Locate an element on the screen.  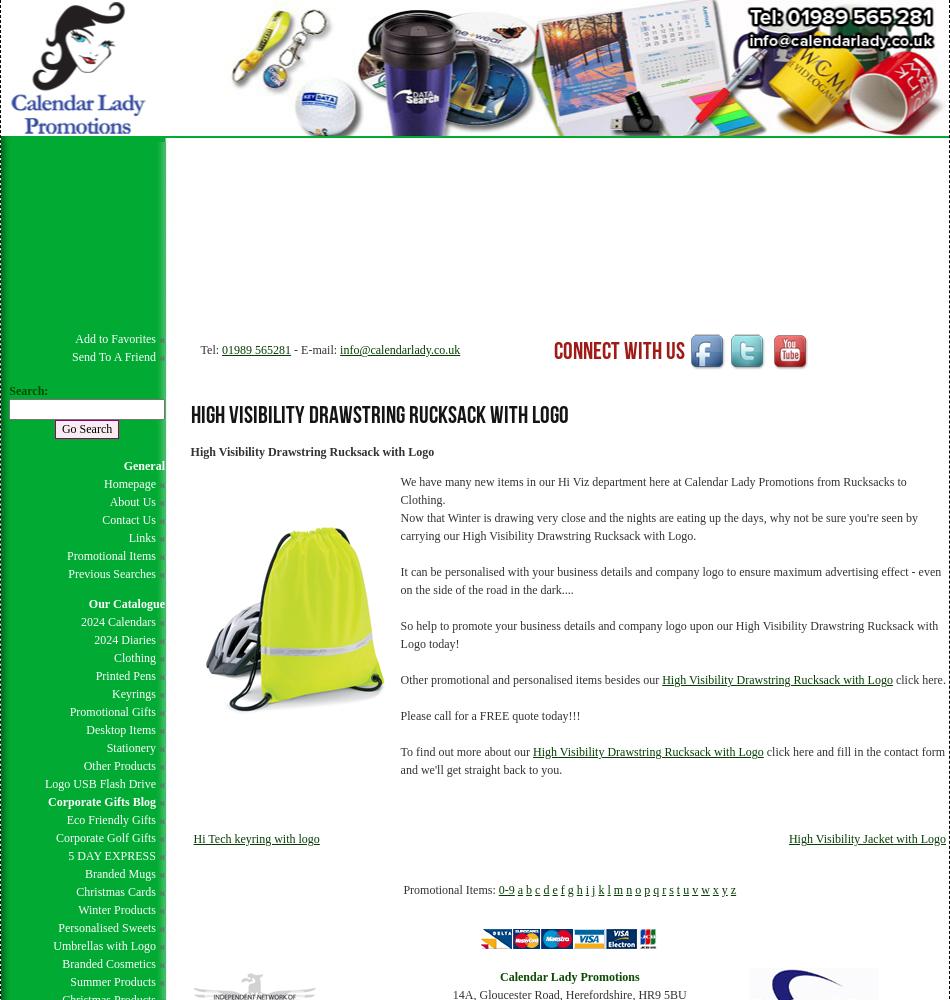
'2024 Diaries' is located at coordinates (93, 640).